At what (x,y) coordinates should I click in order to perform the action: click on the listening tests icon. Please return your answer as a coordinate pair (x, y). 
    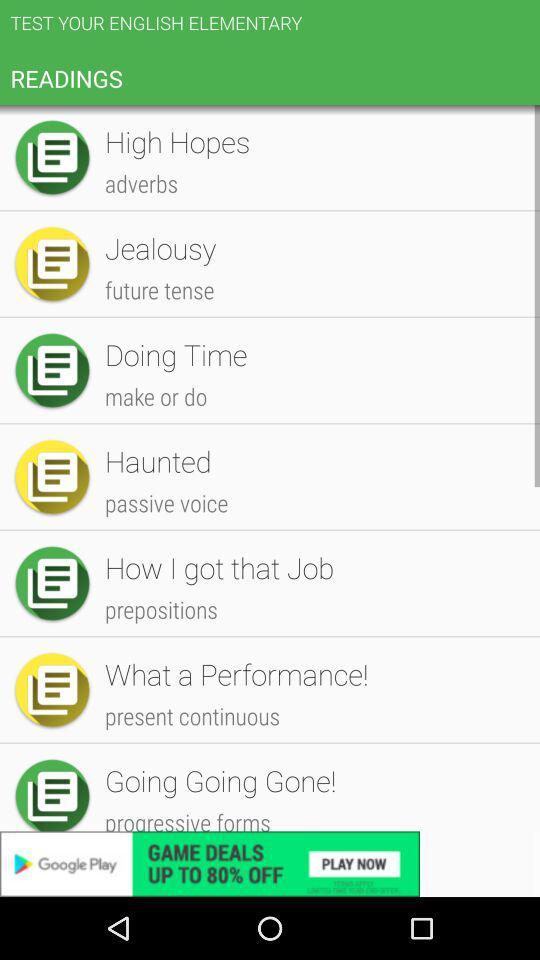
    Looking at the image, I should click on (312, 706).